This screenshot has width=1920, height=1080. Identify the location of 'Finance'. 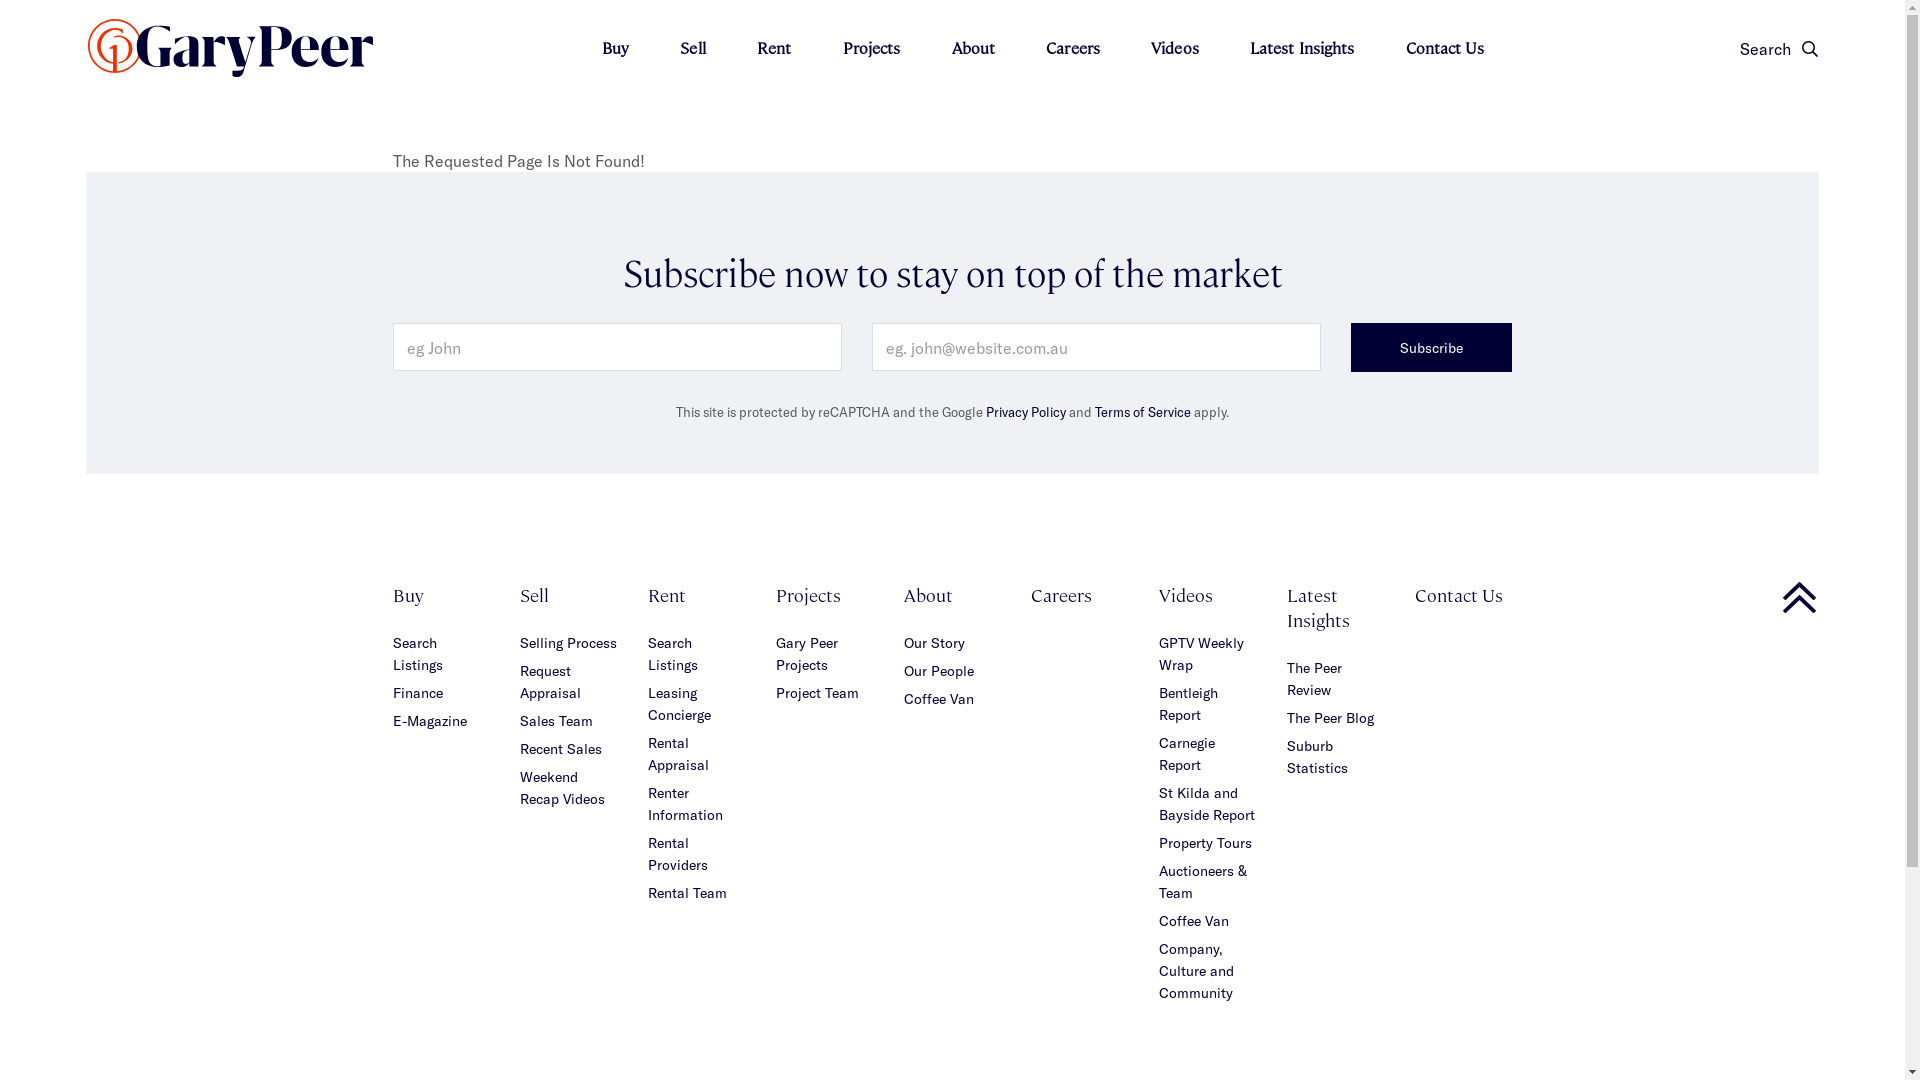
(416, 691).